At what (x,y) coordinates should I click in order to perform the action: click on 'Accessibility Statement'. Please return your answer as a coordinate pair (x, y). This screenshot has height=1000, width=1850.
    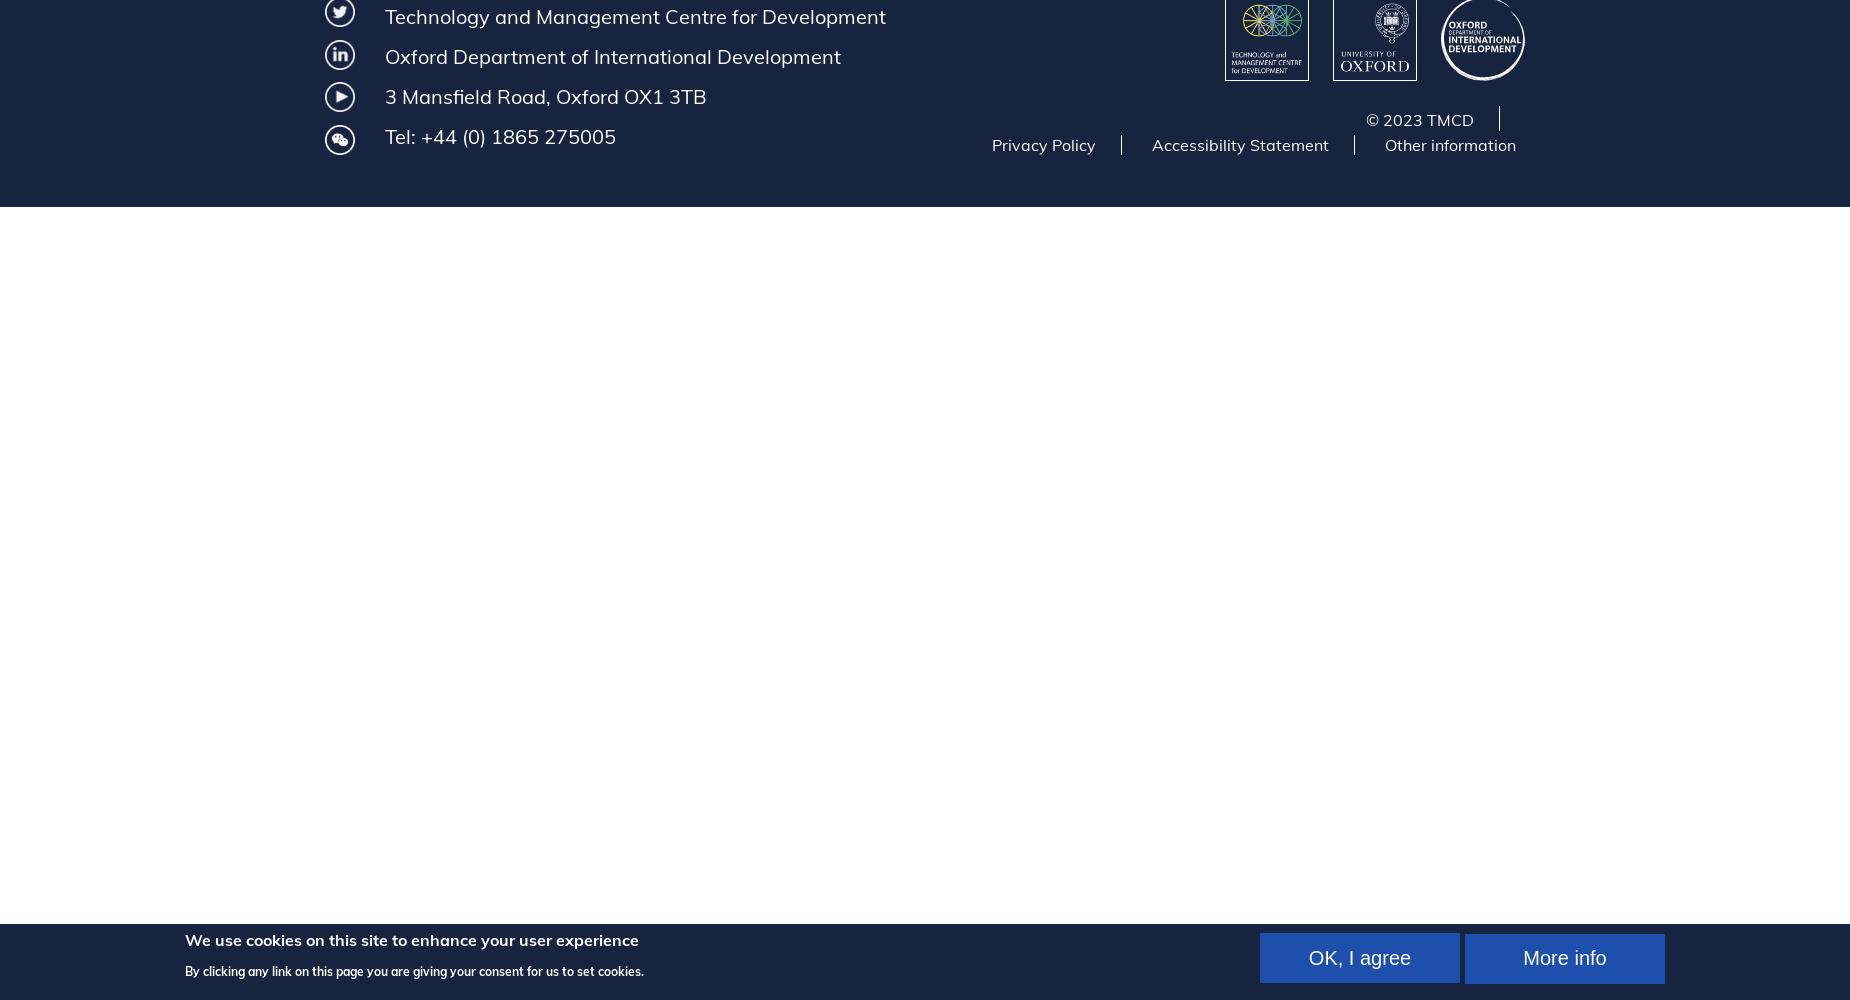
    Looking at the image, I should click on (1150, 145).